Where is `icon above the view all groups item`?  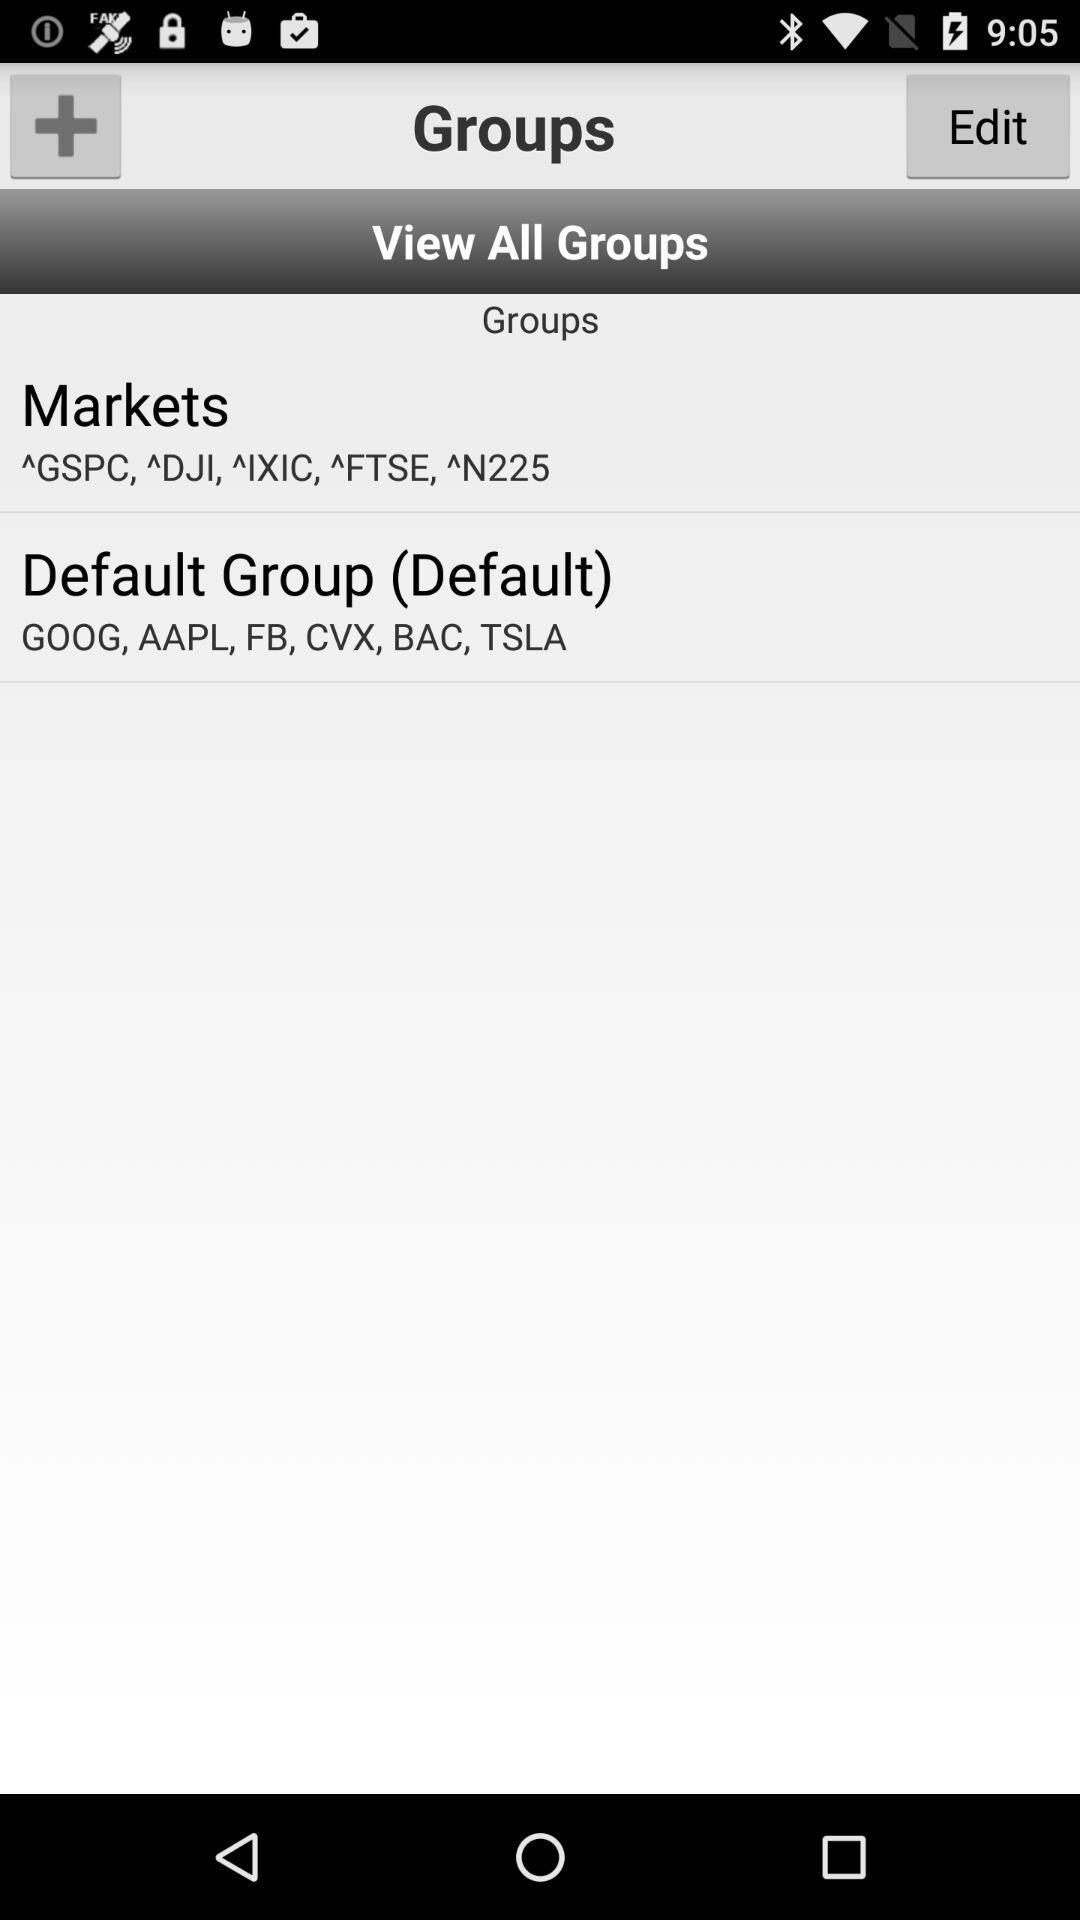 icon above the view all groups item is located at coordinates (64, 124).